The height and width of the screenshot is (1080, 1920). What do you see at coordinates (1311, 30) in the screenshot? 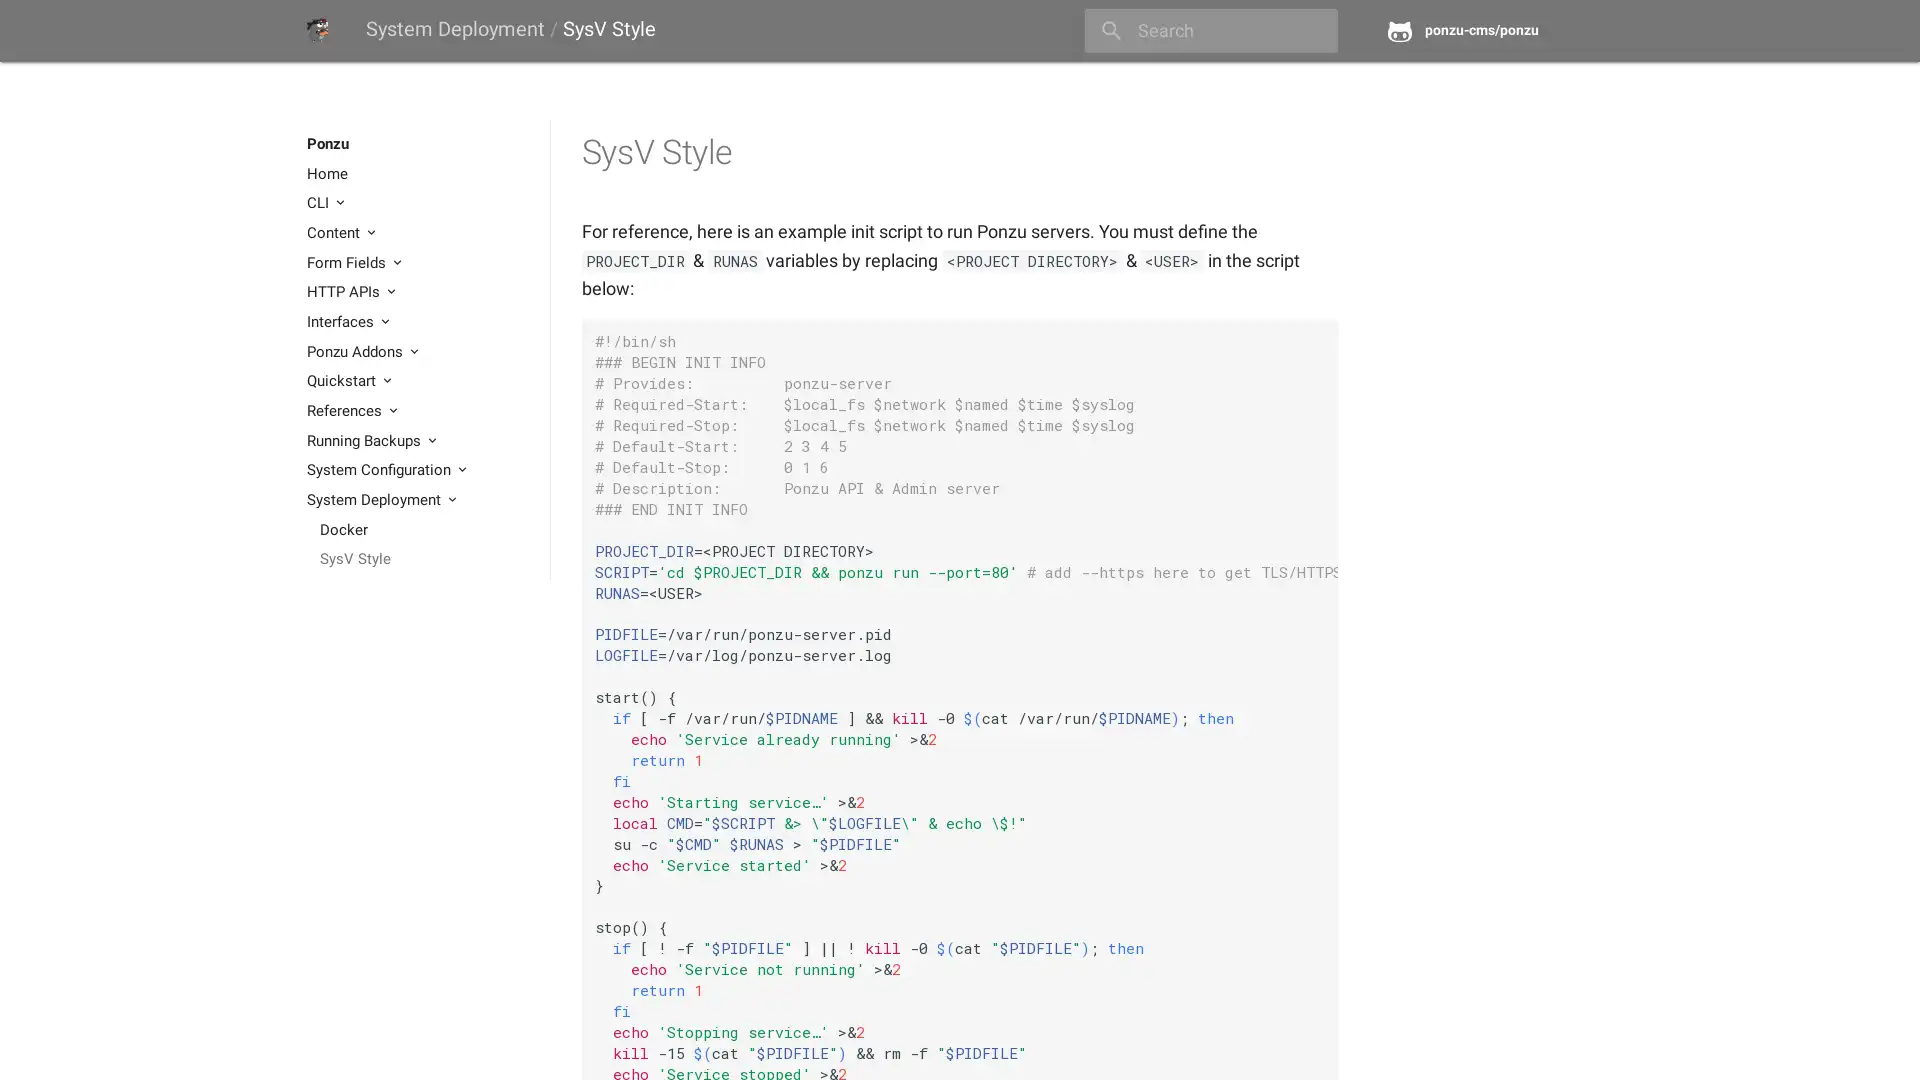
I see `close` at bounding box center [1311, 30].